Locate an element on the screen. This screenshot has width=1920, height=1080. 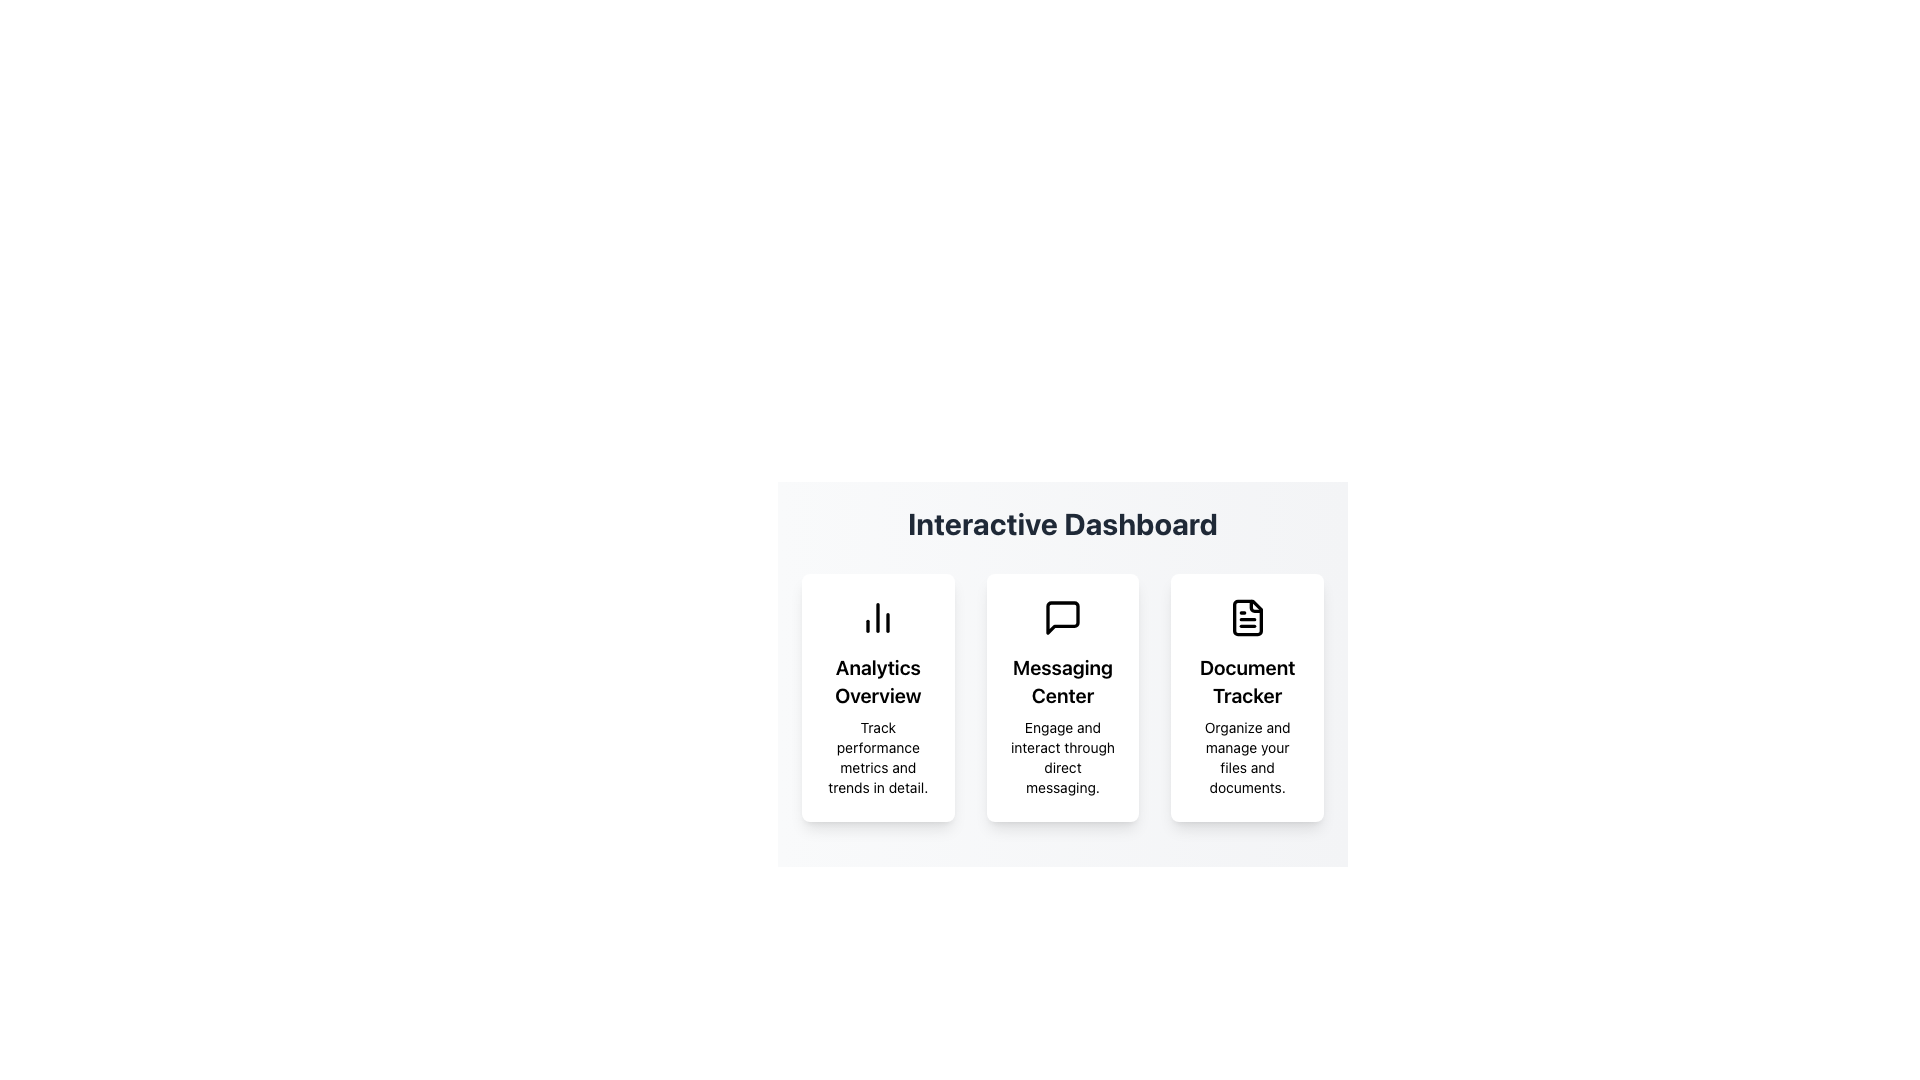
the messaging icon located at the top-central portion of the 'Messaging Center' card, which represents communication is located at coordinates (1061, 616).